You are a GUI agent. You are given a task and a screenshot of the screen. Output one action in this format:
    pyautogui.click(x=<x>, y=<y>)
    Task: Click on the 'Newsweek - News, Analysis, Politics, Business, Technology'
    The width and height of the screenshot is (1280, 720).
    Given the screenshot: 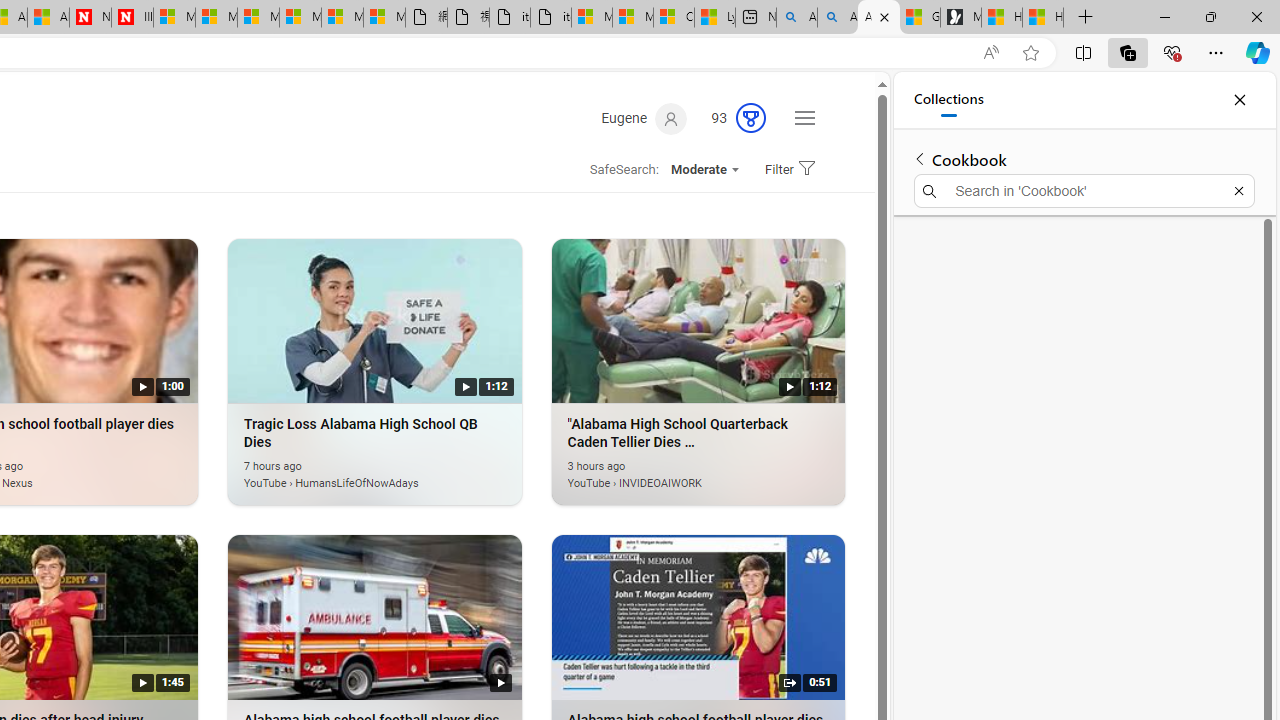 What is the action you would take?
    pyautogui.click(x=89, y=17)
    